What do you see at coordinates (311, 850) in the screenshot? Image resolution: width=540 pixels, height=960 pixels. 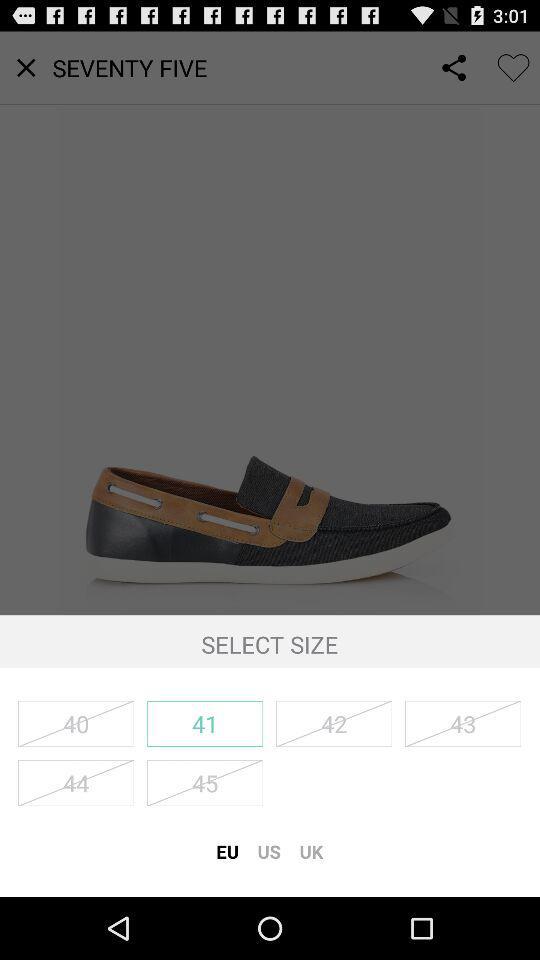 I see `item to the right of us` at bounding box center [311, 850].